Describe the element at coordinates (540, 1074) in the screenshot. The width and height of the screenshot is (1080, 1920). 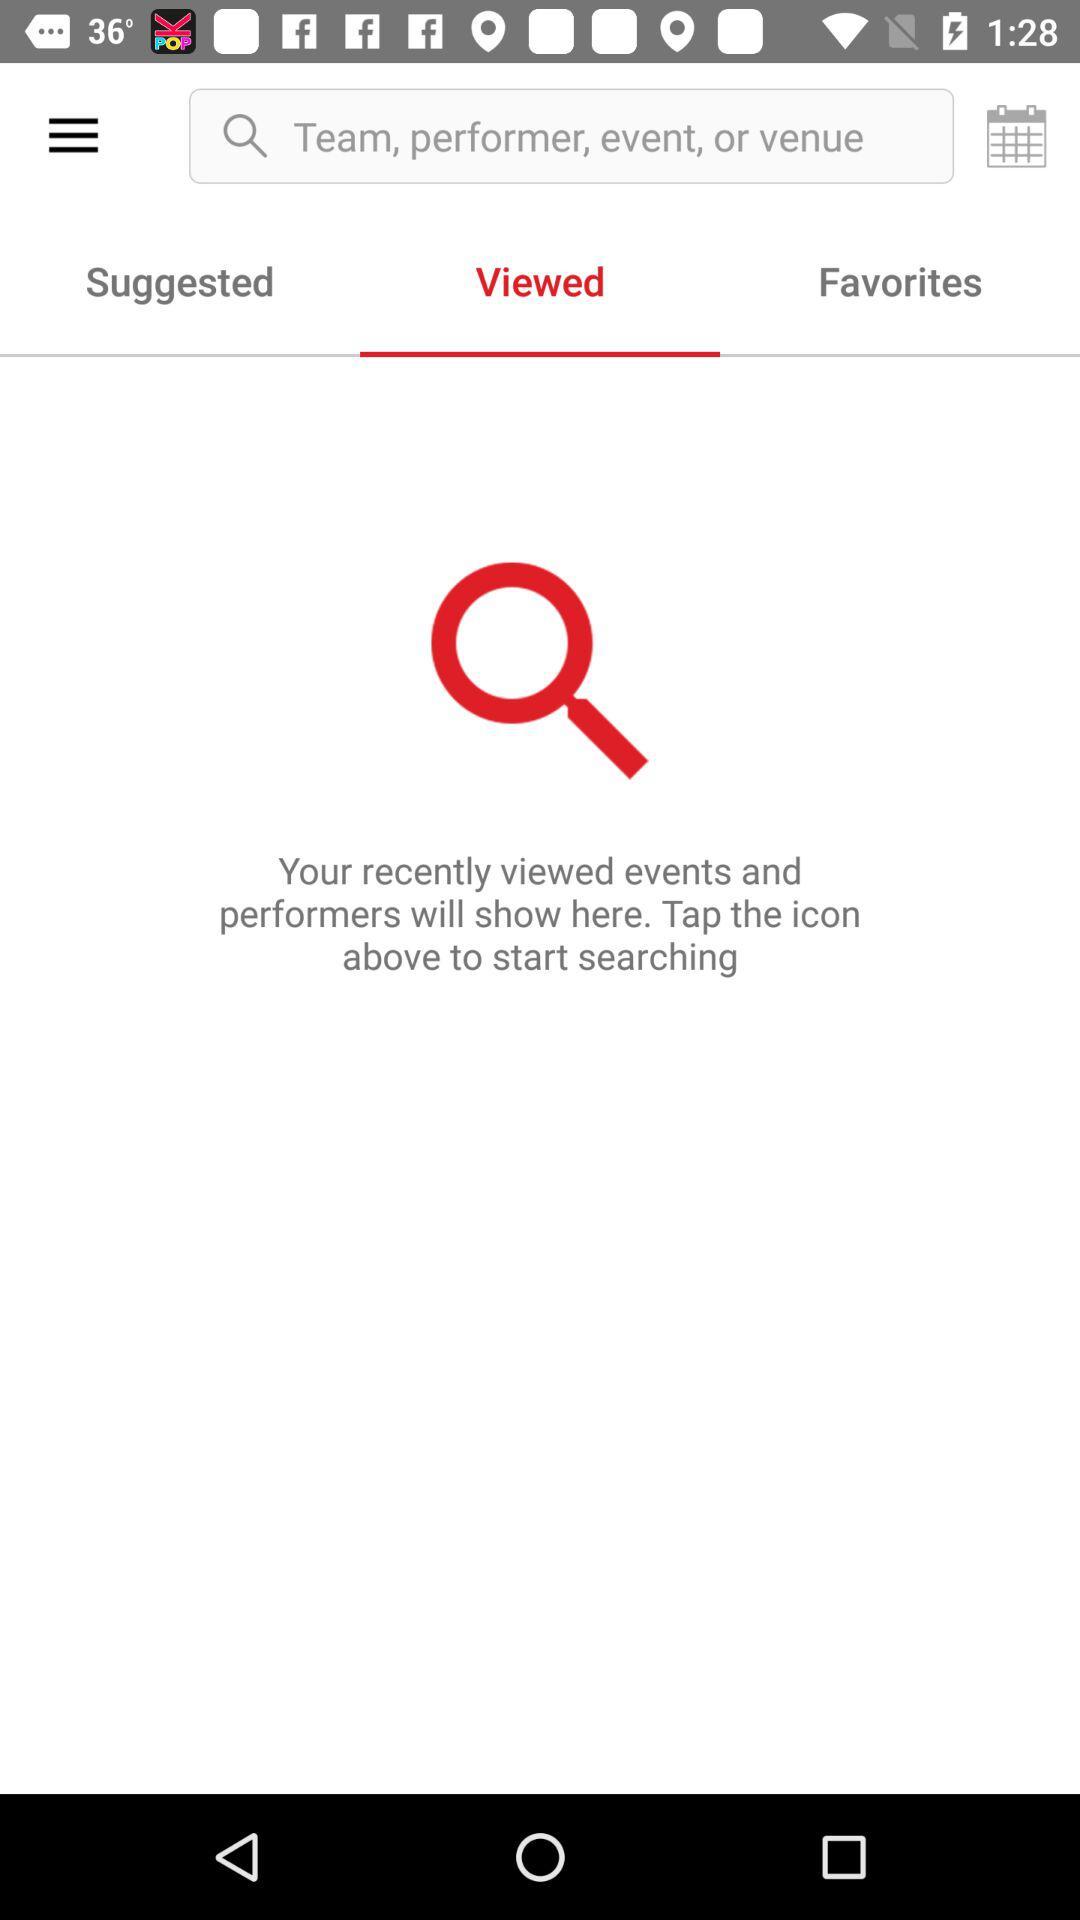
I see `the your recently viewed item` at that location.